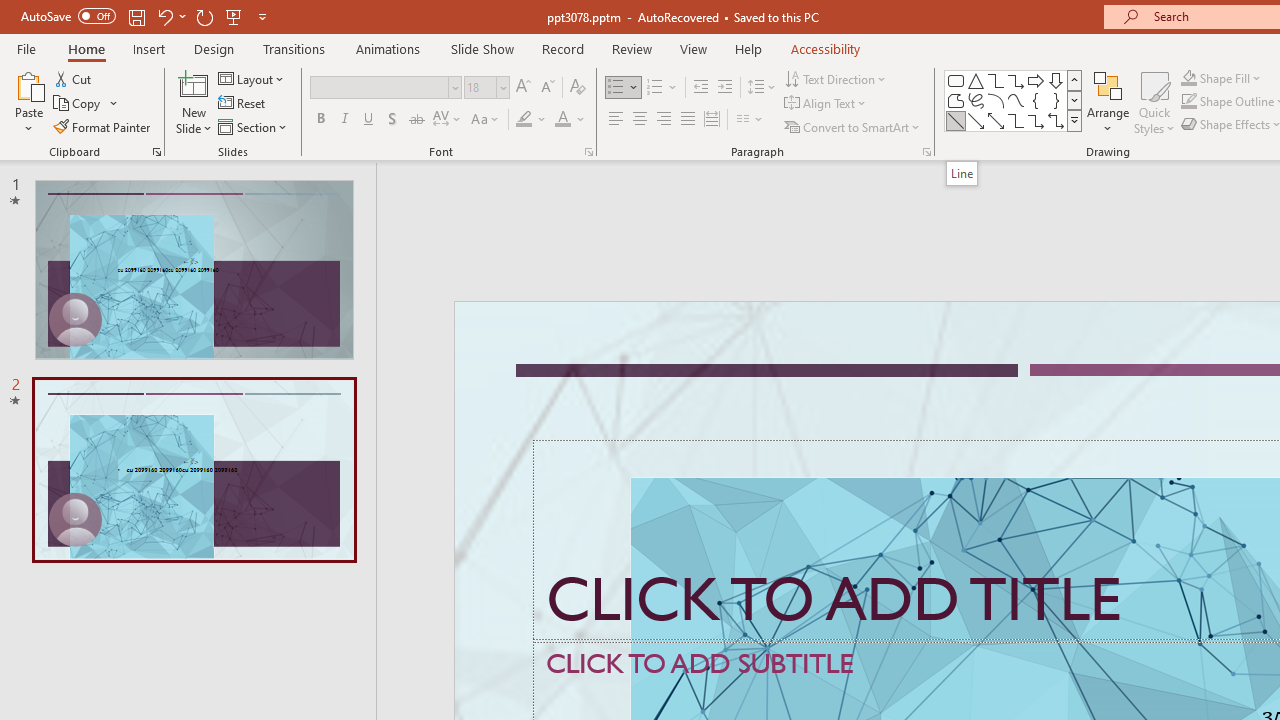 Image resolution: width=1280 pixels, height=720 pixels. Describe the element at coordinates (78, 103) in the screenshot. I see `'Copy'` at that location.